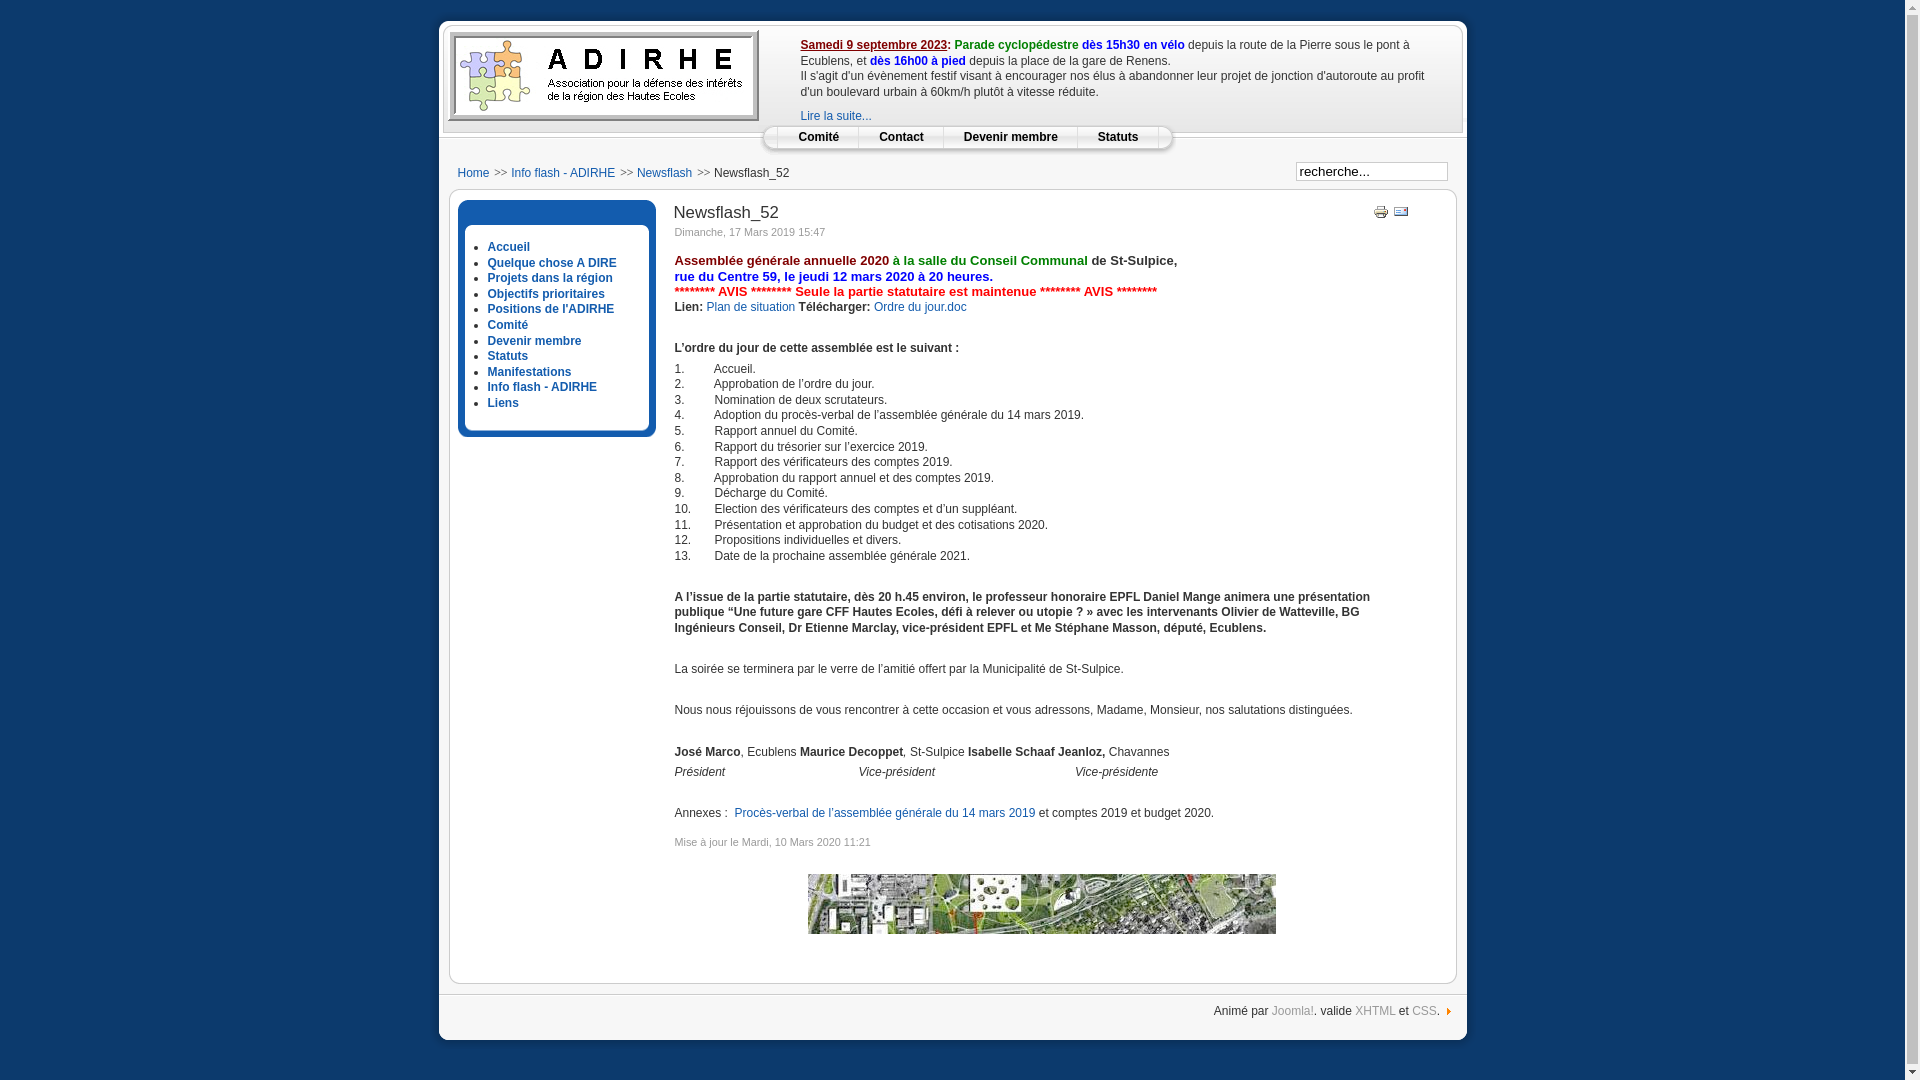 This screenshot has width=1920, height=1080. Describe the element at coordinates (1371, 216) in the screenshot. I see `'Imprimer'` at that location.